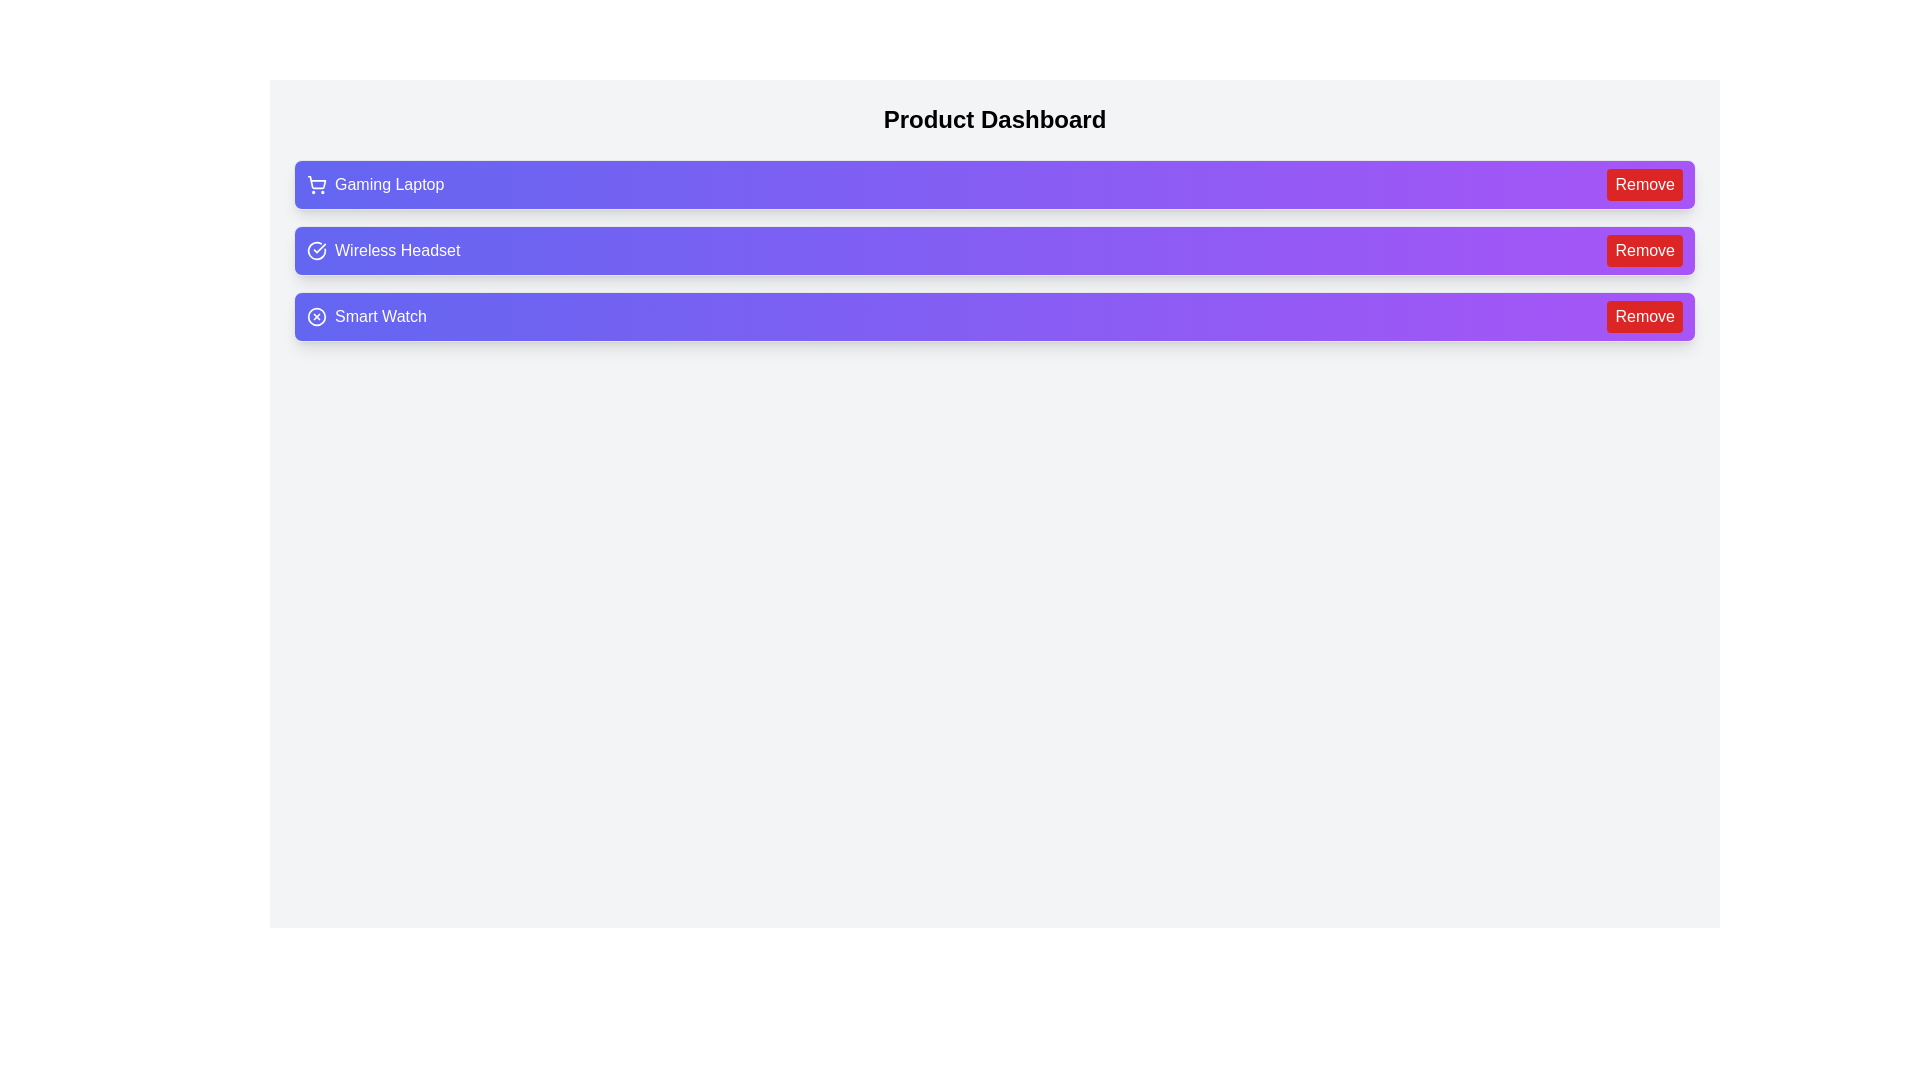  What do you see at coordinates (994, 315) in the screenshot?
I see `the product chip labeled 'Smart Watch' to observe the hover animation effect` at bounding box center [994, 315].